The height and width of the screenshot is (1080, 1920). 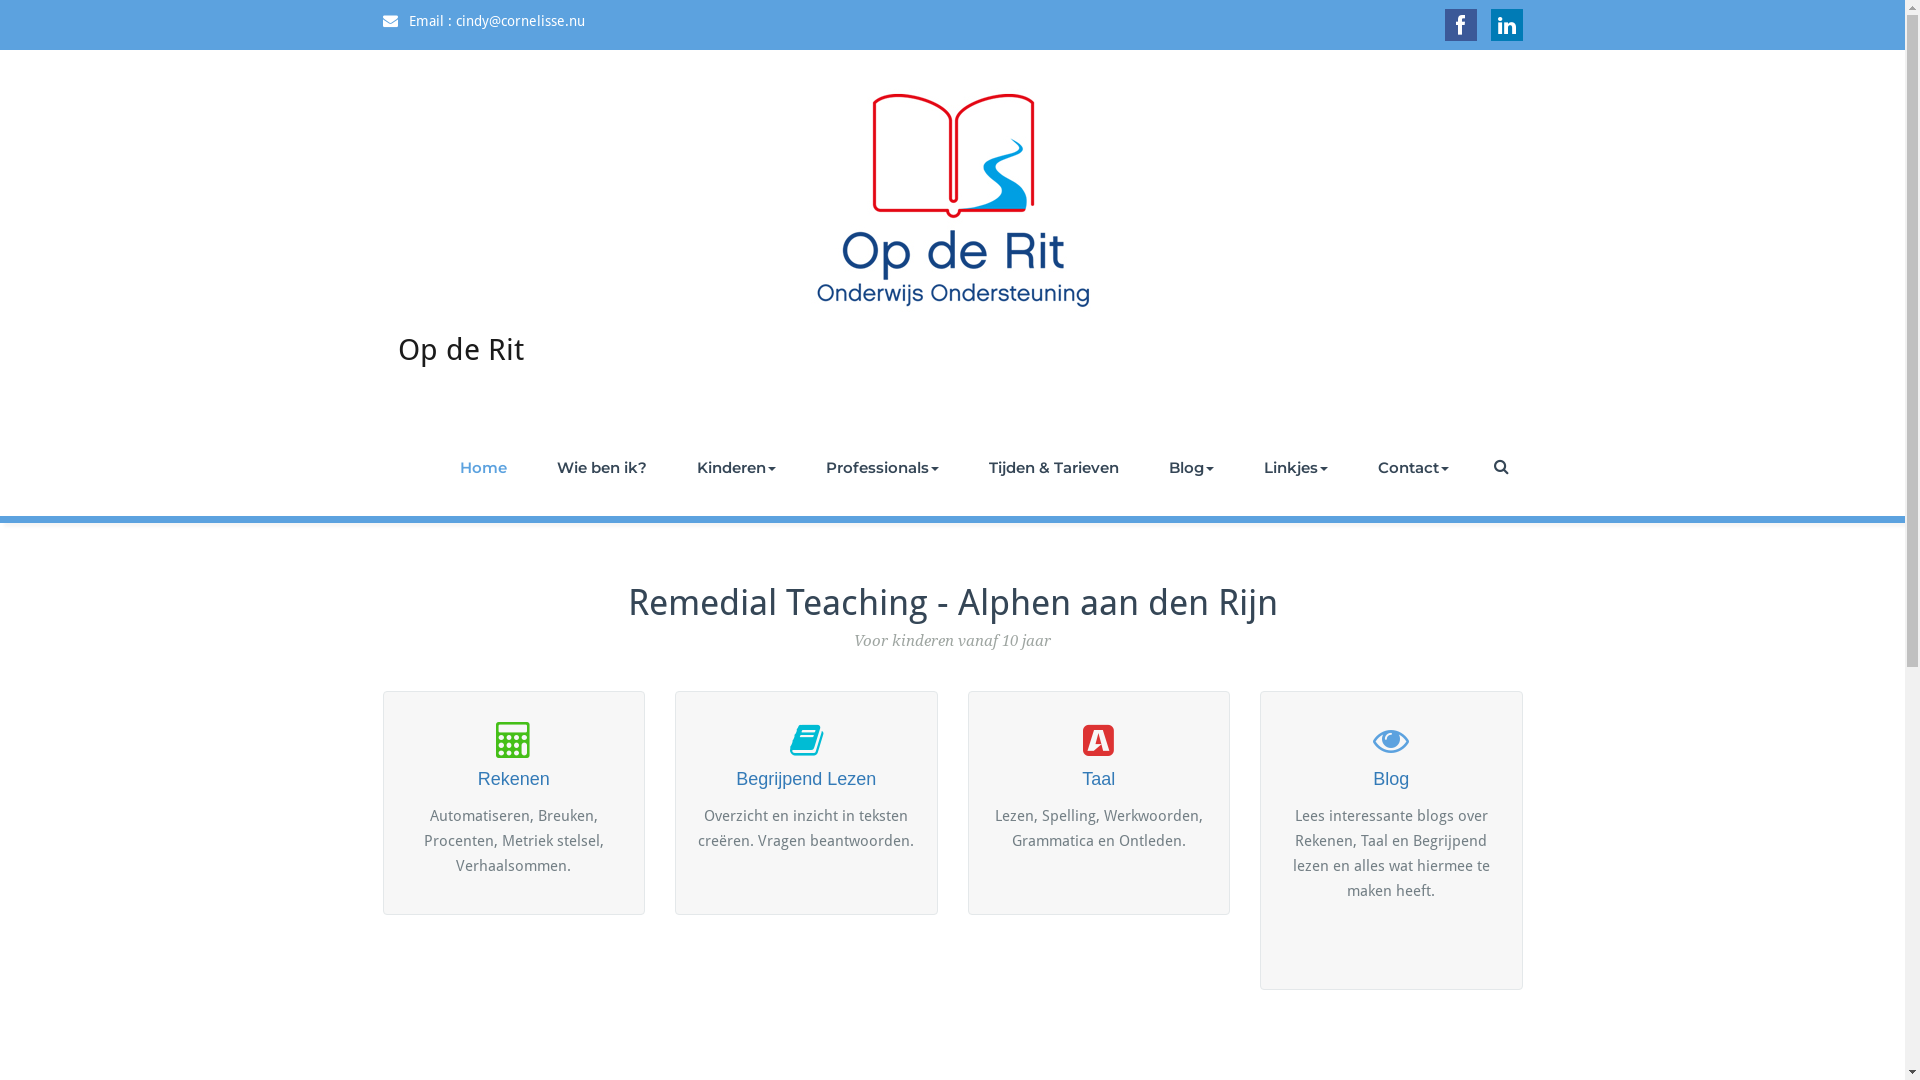 I want to click on 'Contact', so click(x=1411, y=467).